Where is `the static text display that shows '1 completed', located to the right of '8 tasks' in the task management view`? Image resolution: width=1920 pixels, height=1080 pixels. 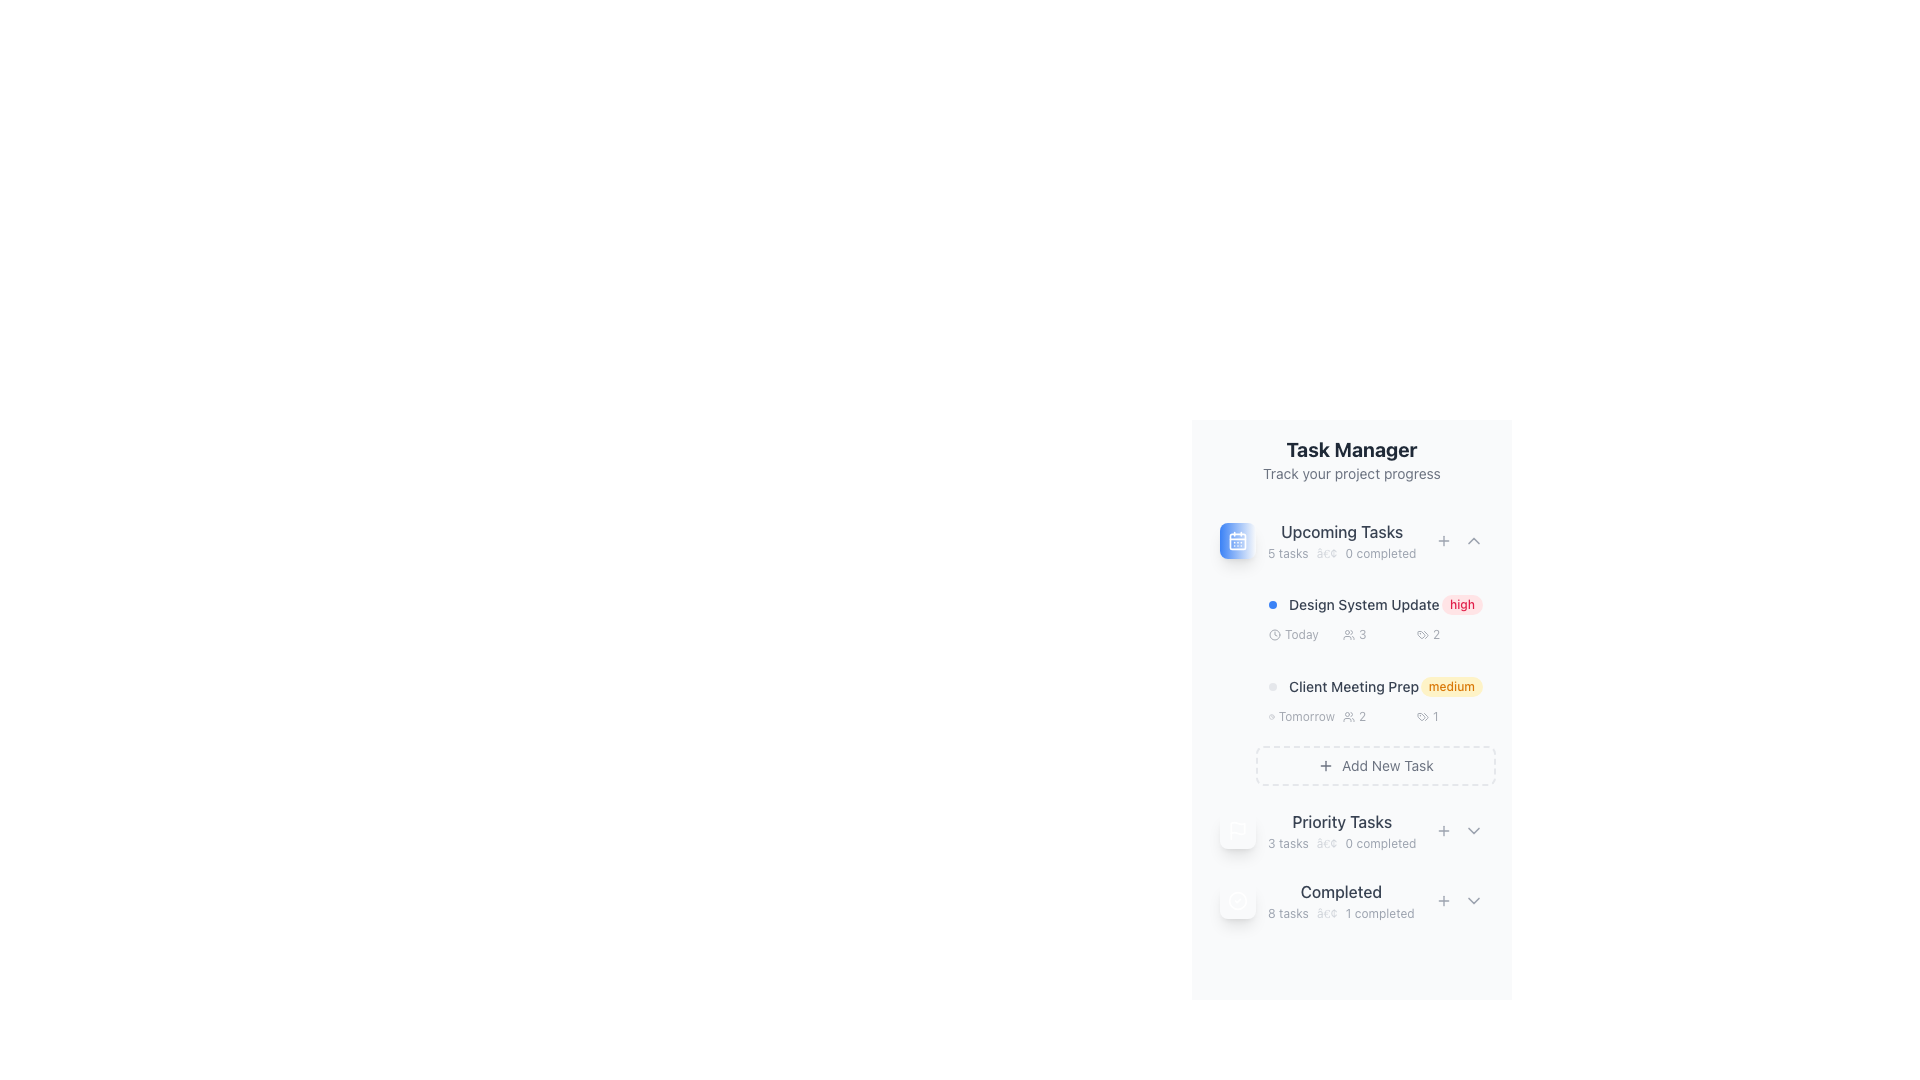
the static text display that shows '1 completed', located to the right of '8 tasks' in the task management view is located at coordinates (1379, 914).